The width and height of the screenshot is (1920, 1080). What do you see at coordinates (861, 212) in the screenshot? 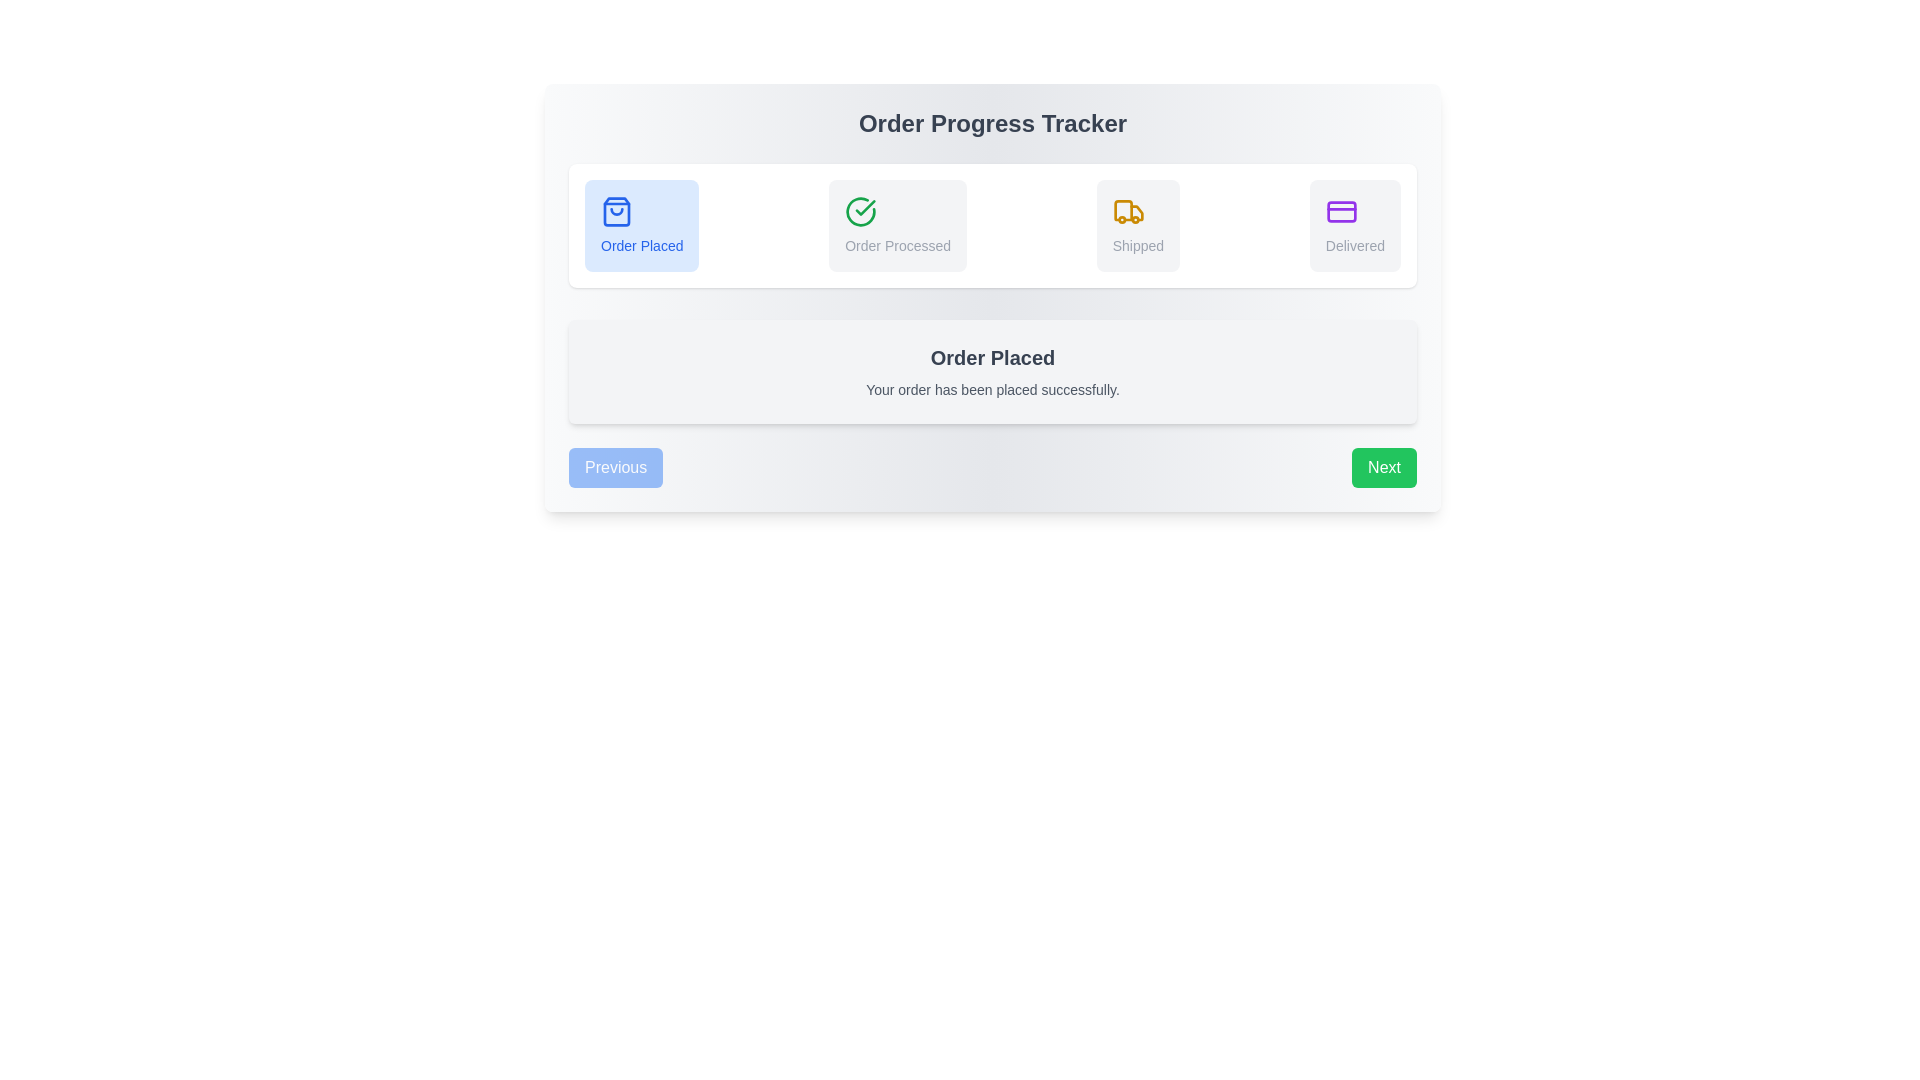
I see `the green circle icon with a checkmark inside, located above the text label 'Order Processed' in the second position among four sections` at bounding box center [861, 212].